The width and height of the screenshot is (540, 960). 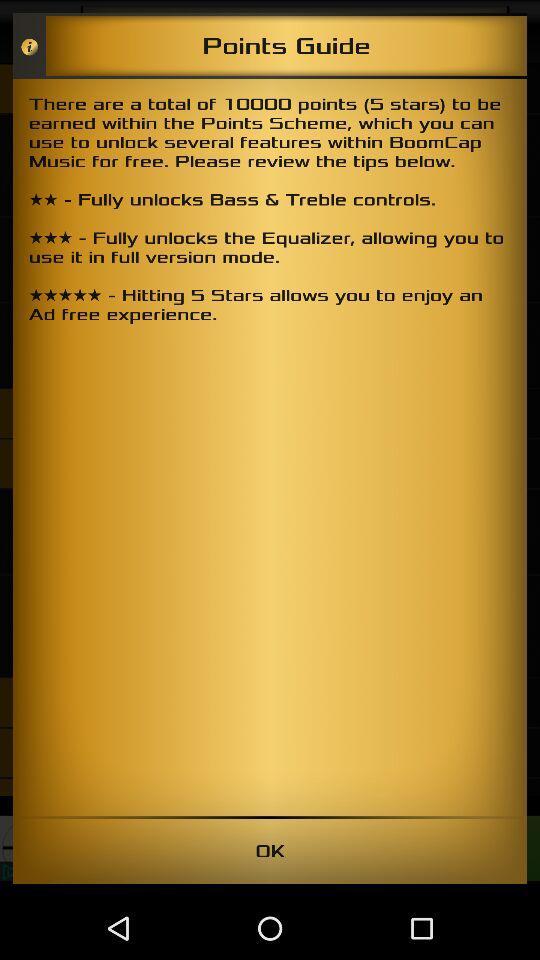 I want to click on the ok icon, so click(x=270, y=850).